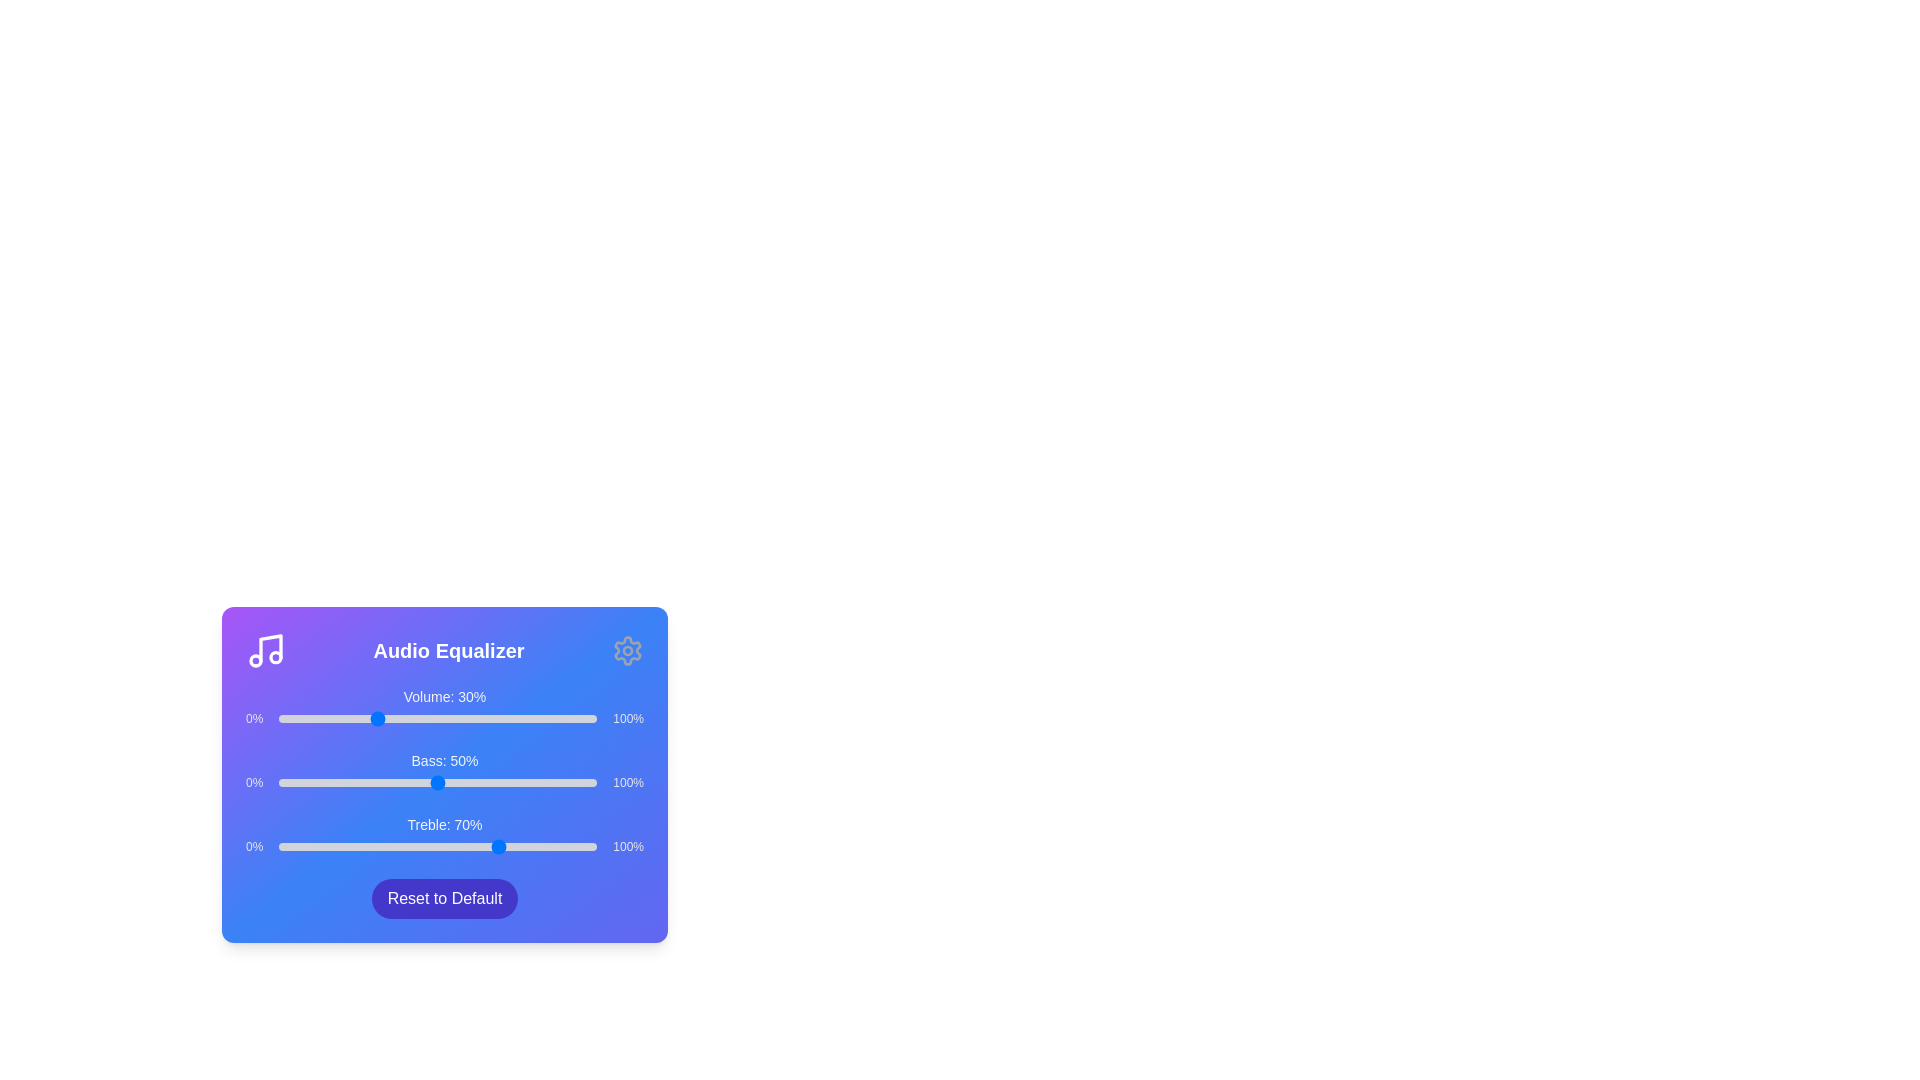 The height and width of the screenshot is (1080, 1920). I want to click on the Music icon in the Audio Equalizer Panel, so click(264, 651).